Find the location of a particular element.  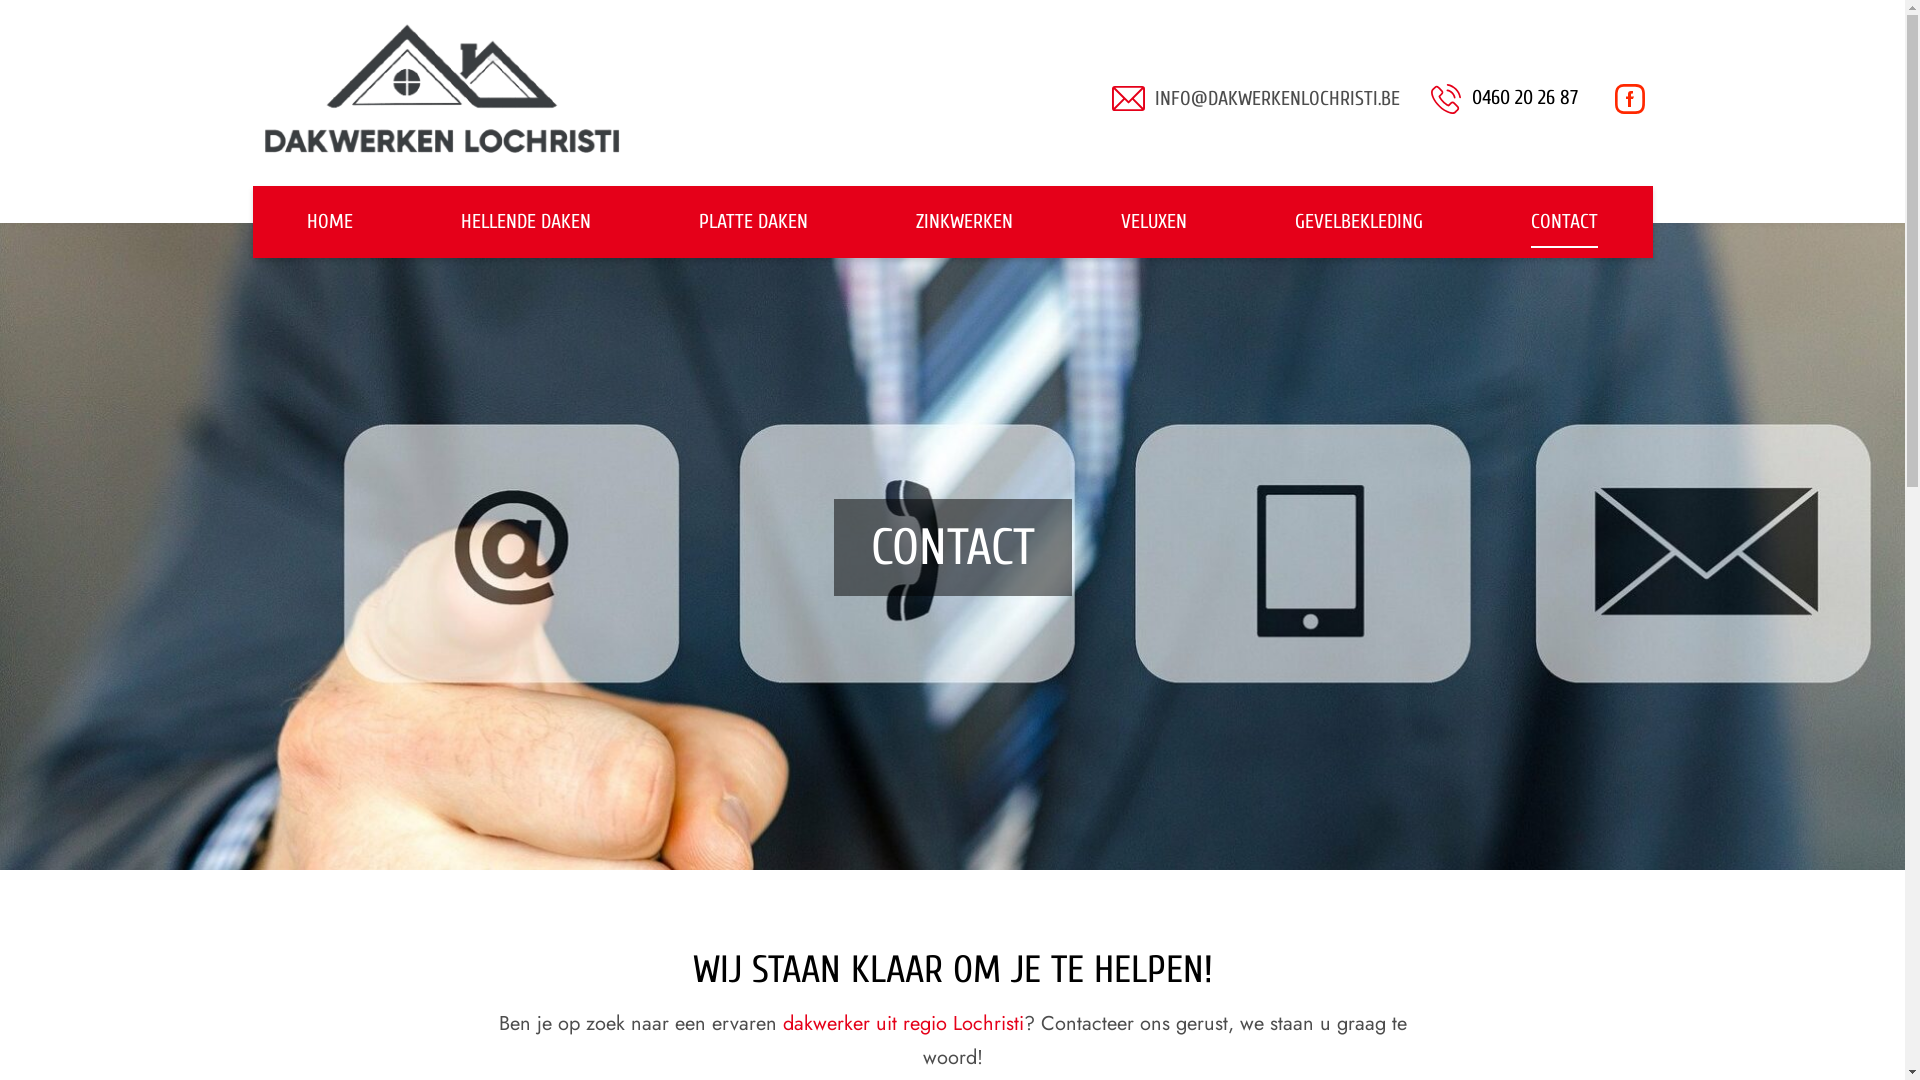

'ZINKWERKEN' is located at coordinates (915, 222).